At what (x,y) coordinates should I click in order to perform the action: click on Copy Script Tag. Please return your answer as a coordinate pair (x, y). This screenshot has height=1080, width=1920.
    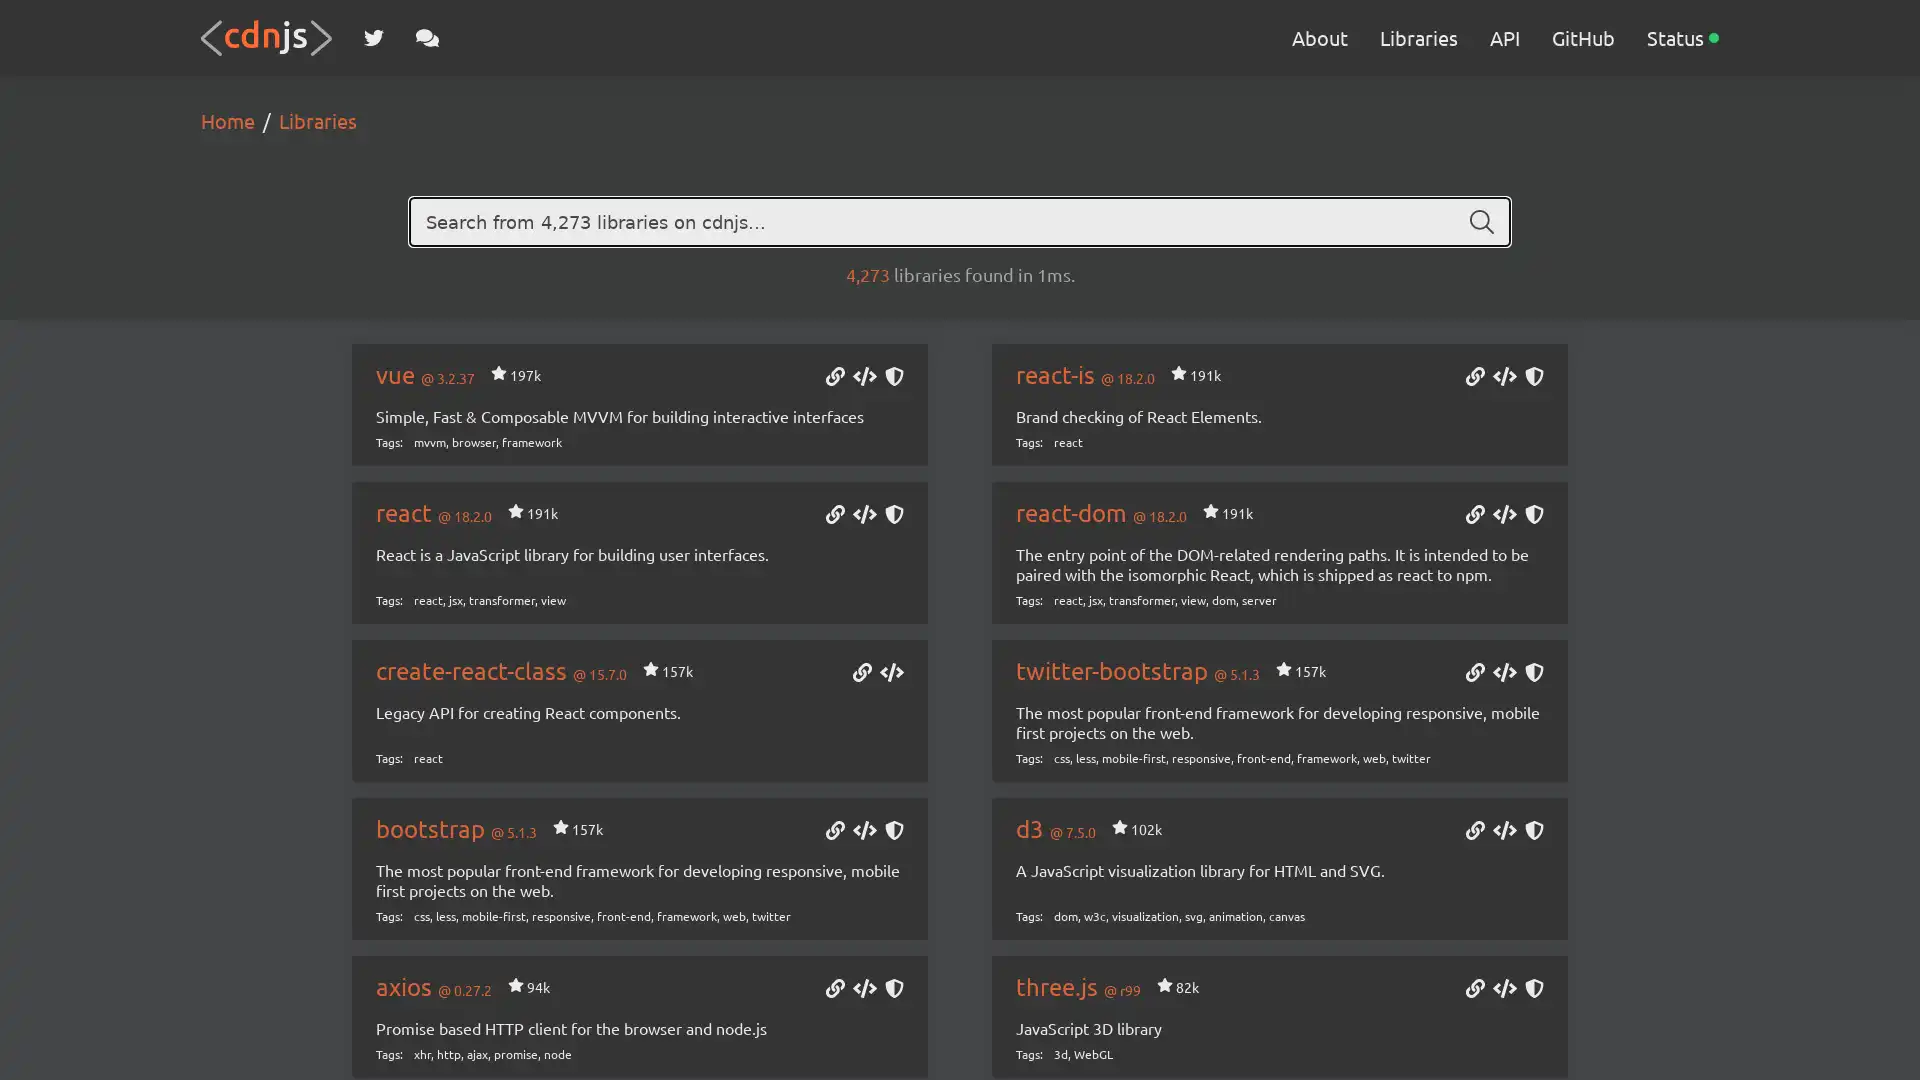
    Looking at the image, I should click on (864, 515).